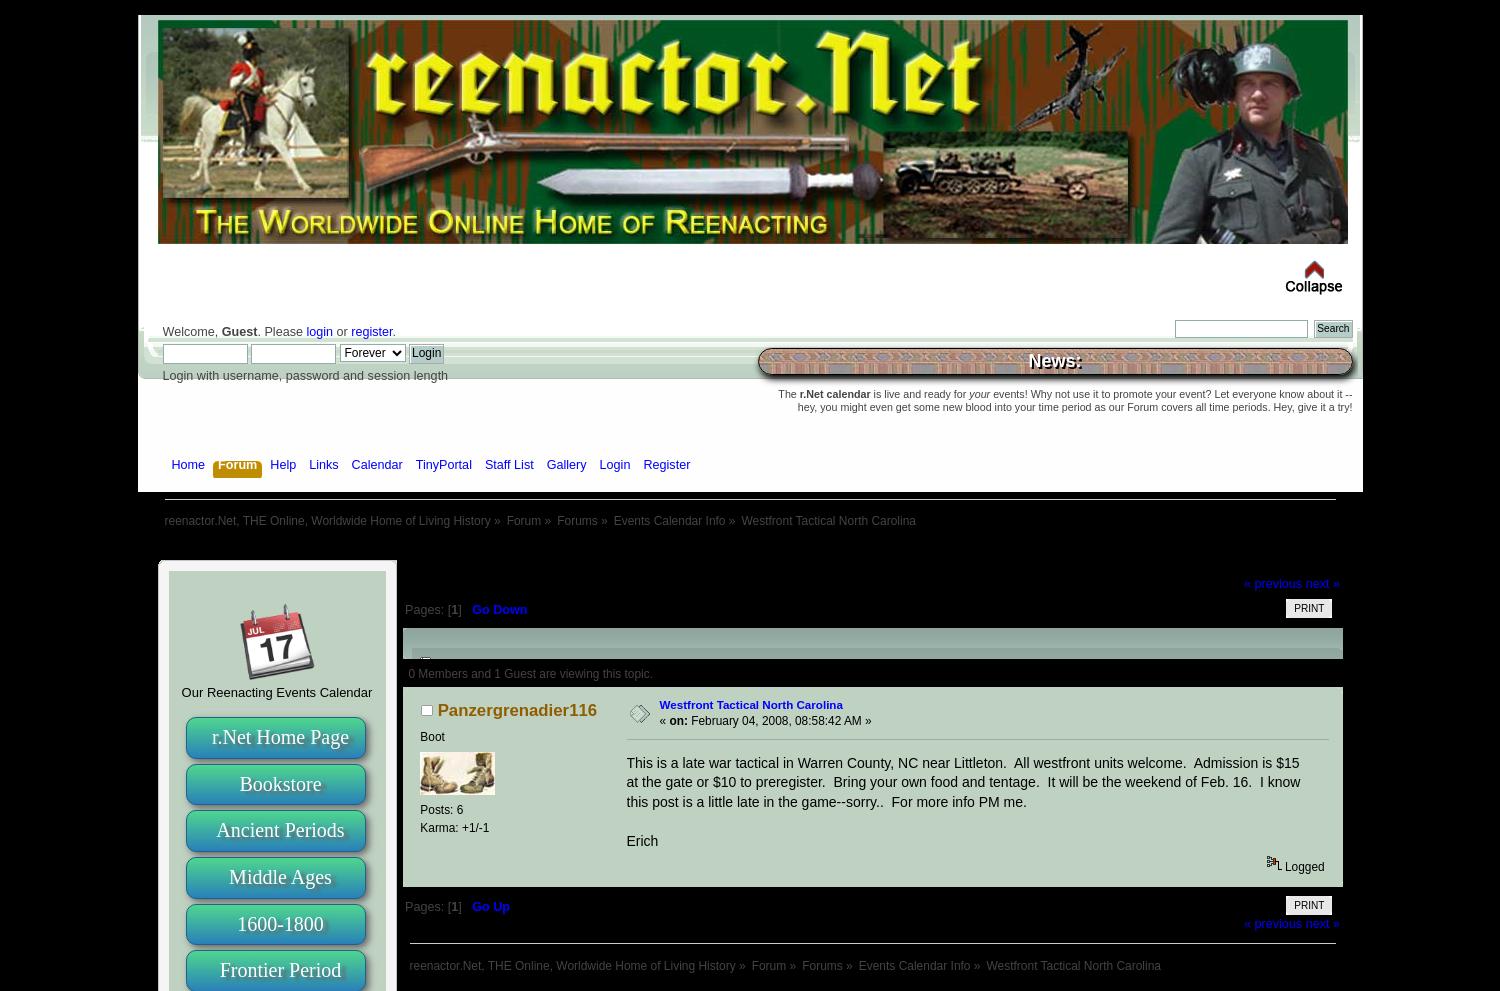  Describe the element at coordinates (489, 905) in the screenshot. I see `'Go Up'` at that location.